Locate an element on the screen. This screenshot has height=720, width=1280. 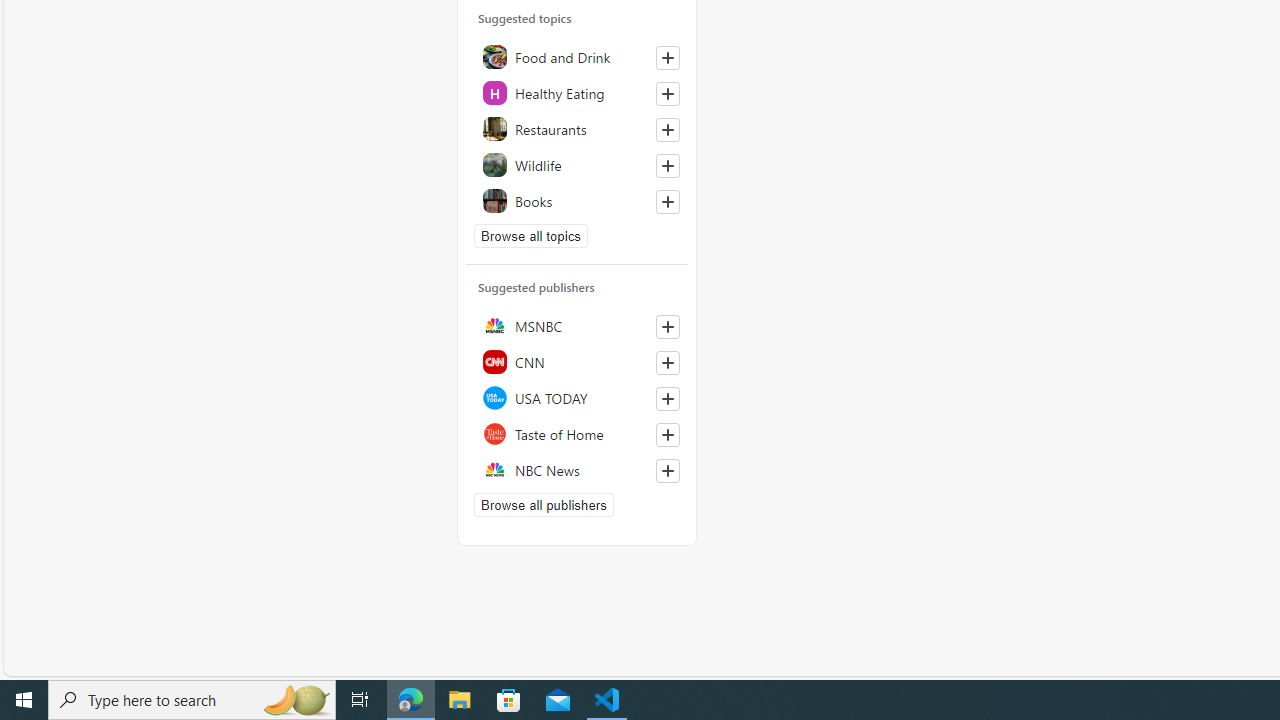
'Follow this topic' is located at coordinates (668, 201).